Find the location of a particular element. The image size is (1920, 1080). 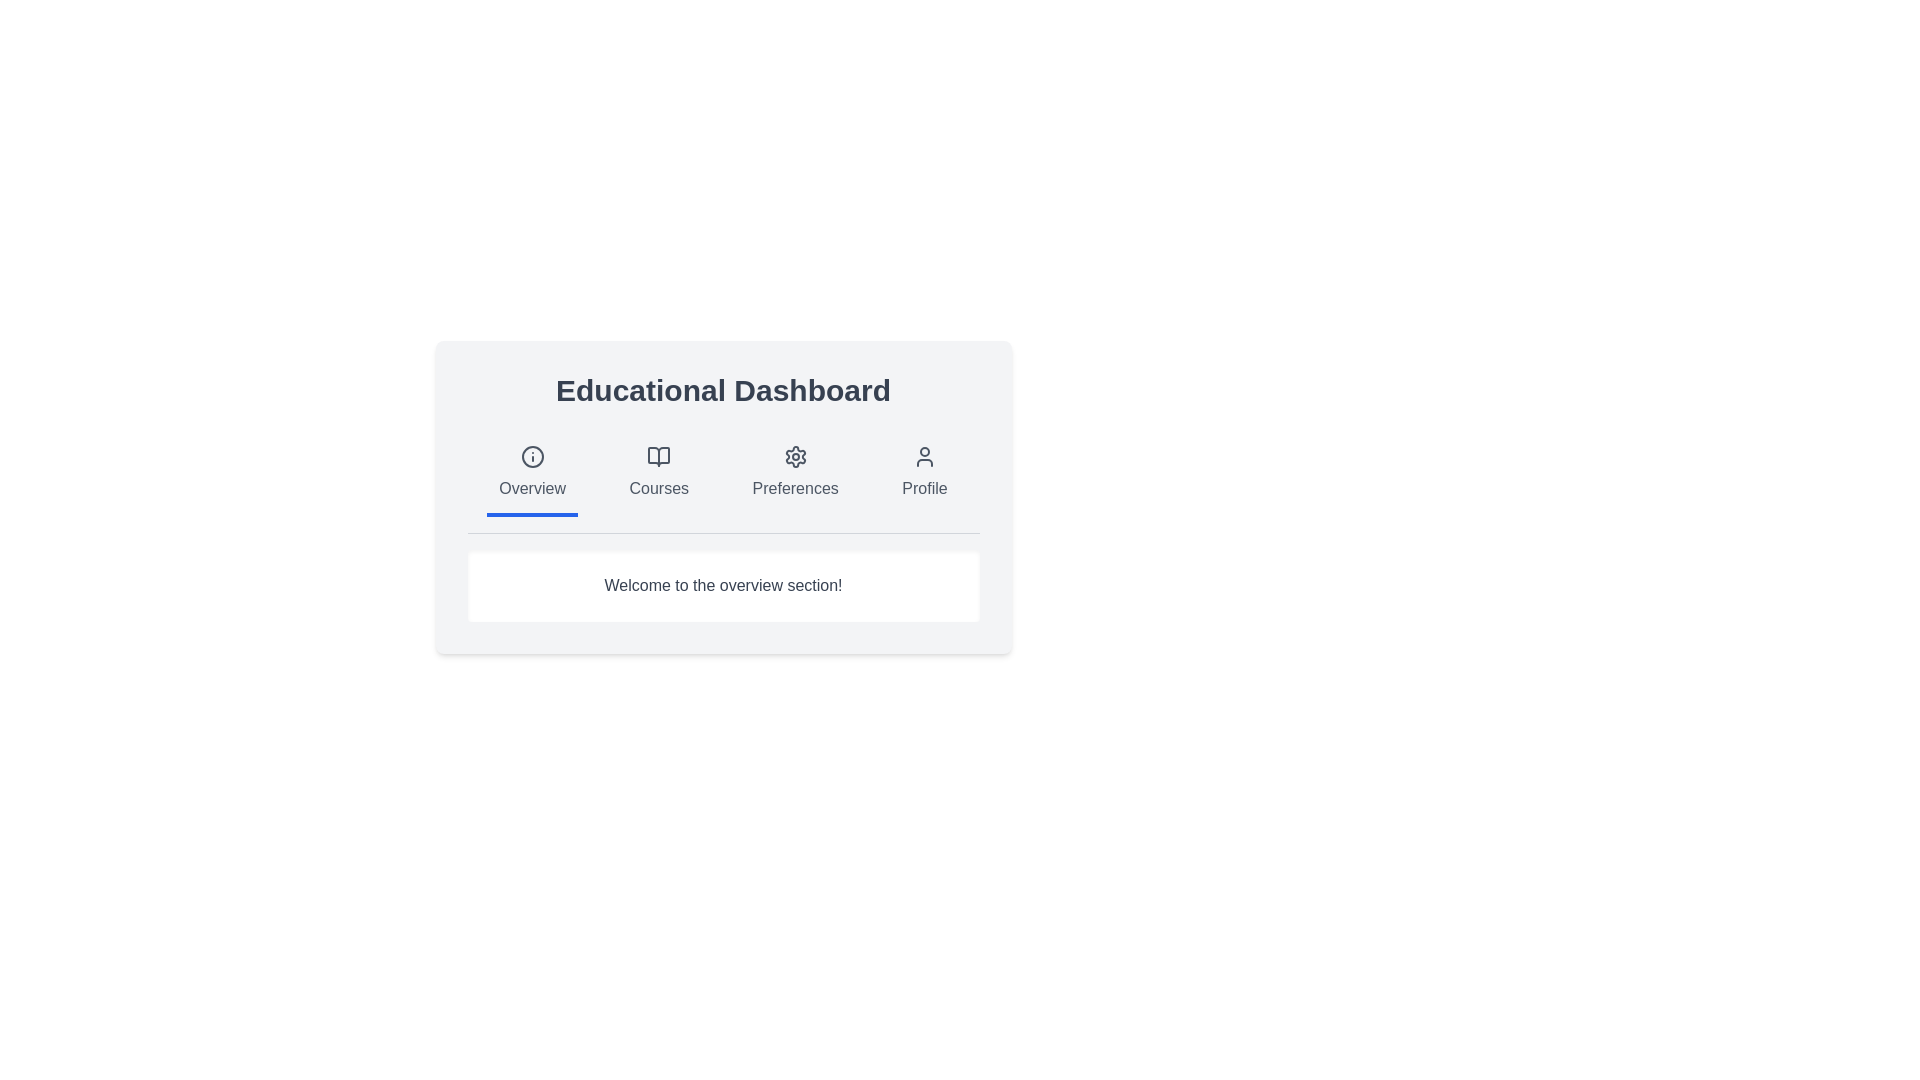

the 'Settings' icon is located at coordinates (794, 456).